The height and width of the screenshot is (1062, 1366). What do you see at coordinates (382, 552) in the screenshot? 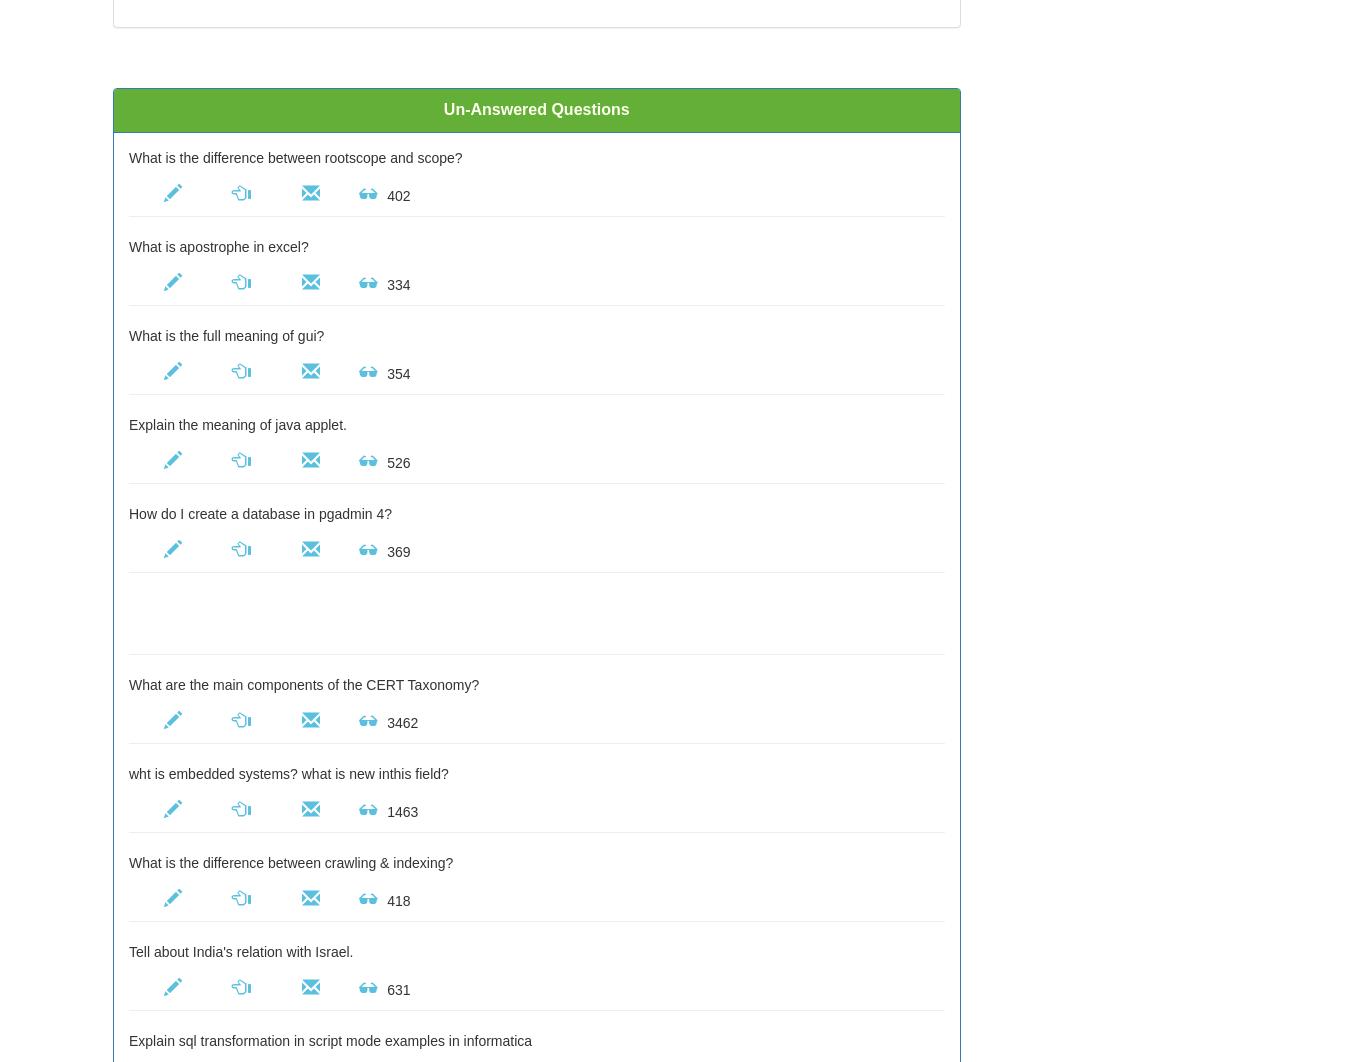
I see `'369'` at bounding box center [382, 552].